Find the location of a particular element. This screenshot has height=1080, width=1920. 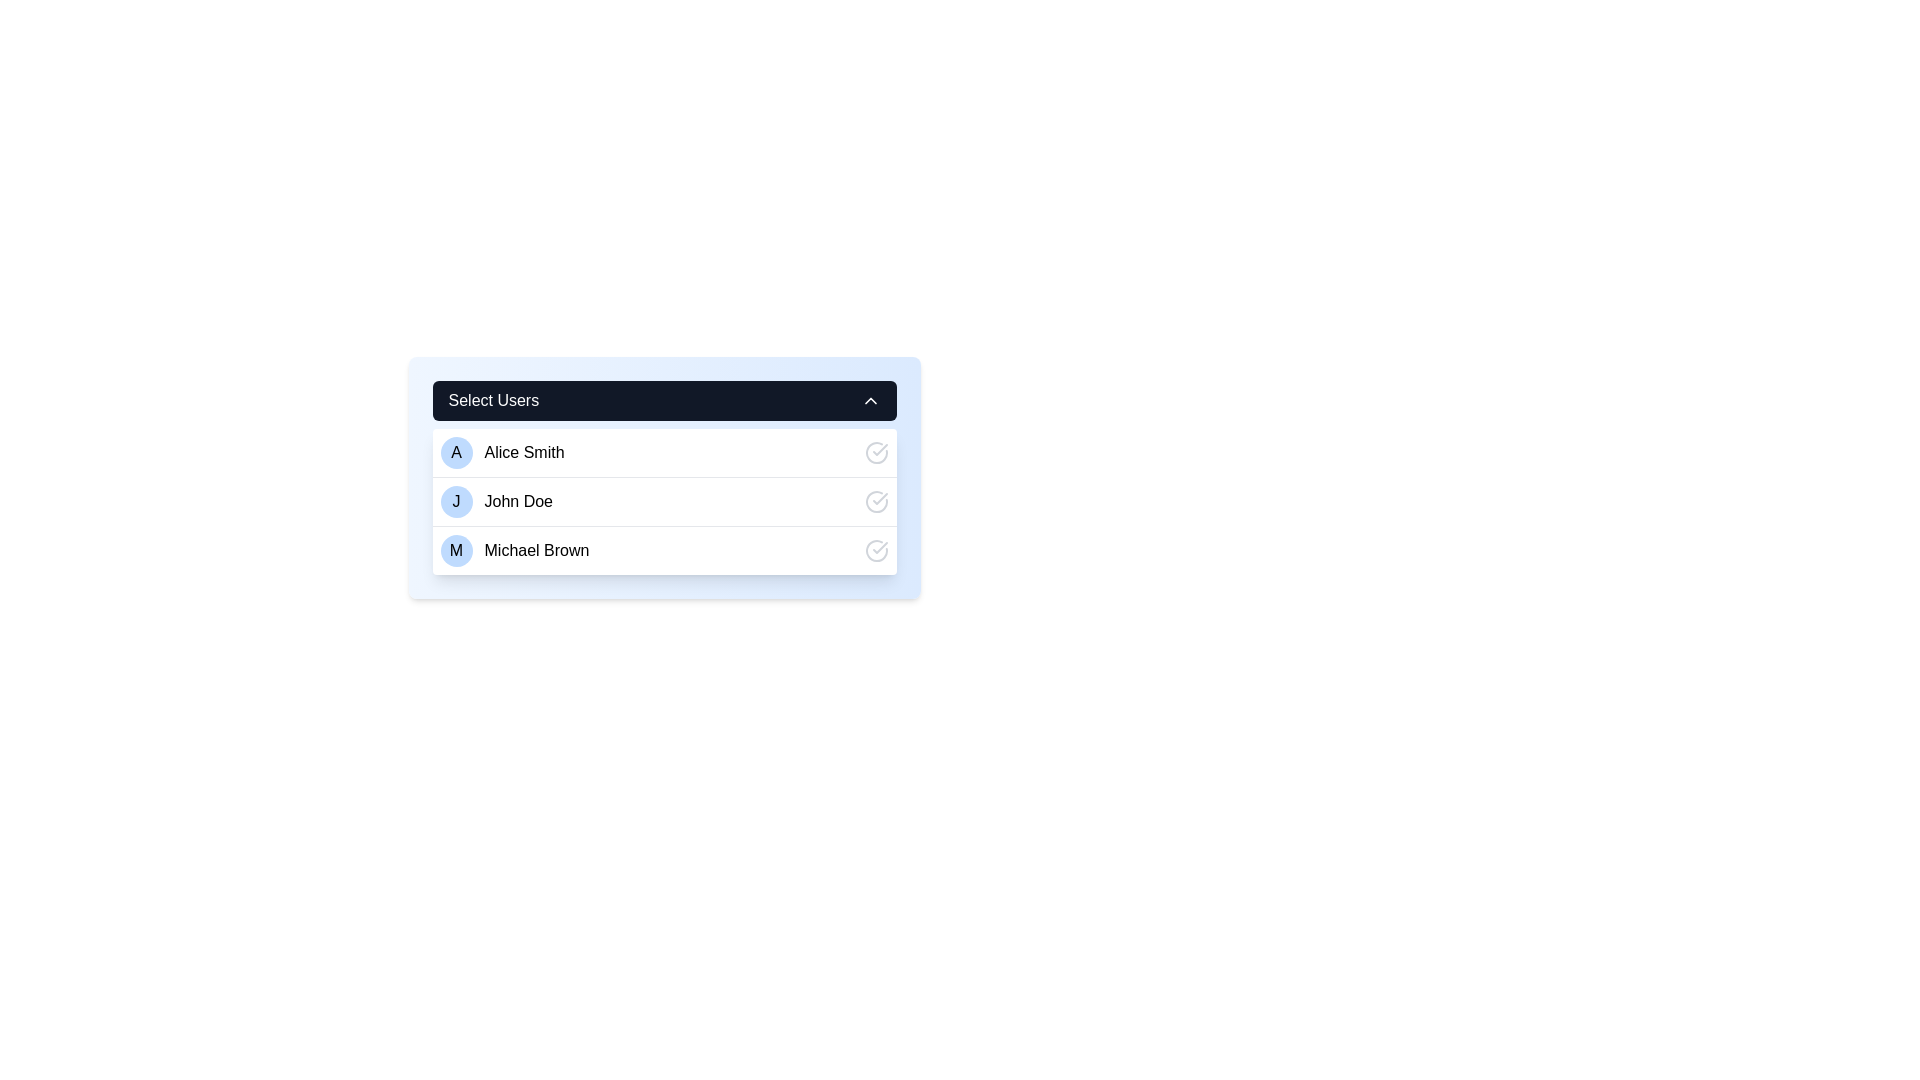

the second entry in the selection list, which is located between 'Alice Smith' and 'Michael Brown' is located at coordinates (664, 500).